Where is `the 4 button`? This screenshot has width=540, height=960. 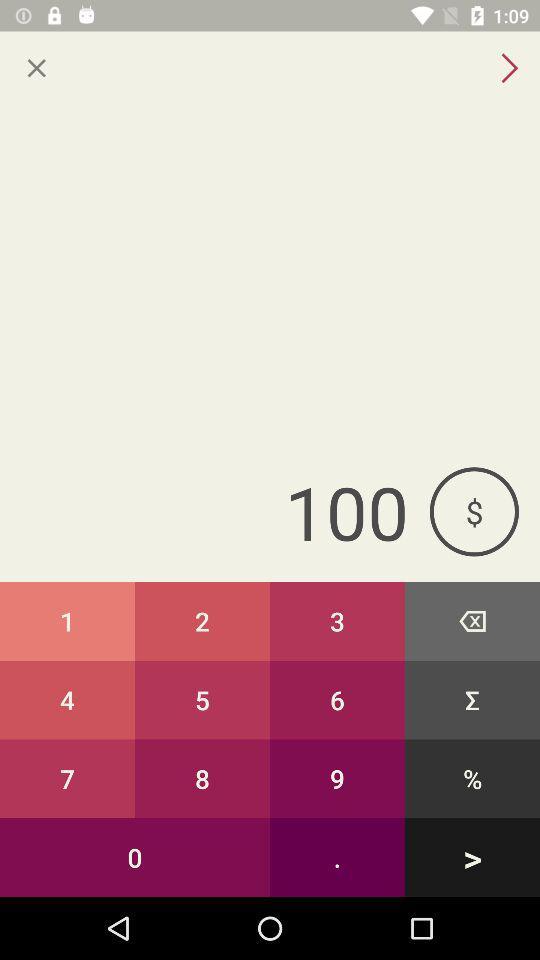 the 4 button is located at coordinates (67, 700).